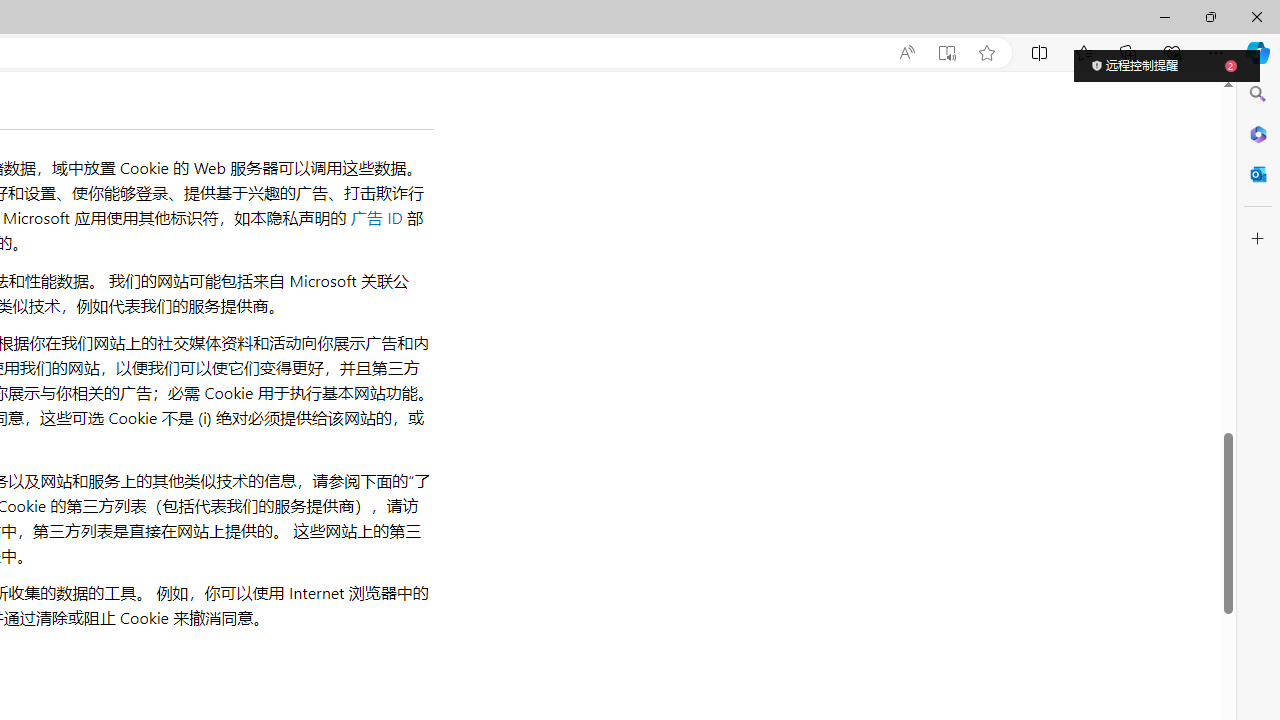 The width and height of the screenshot is (1280, 720). I want to click on 'Customize', so click(1257, 238).